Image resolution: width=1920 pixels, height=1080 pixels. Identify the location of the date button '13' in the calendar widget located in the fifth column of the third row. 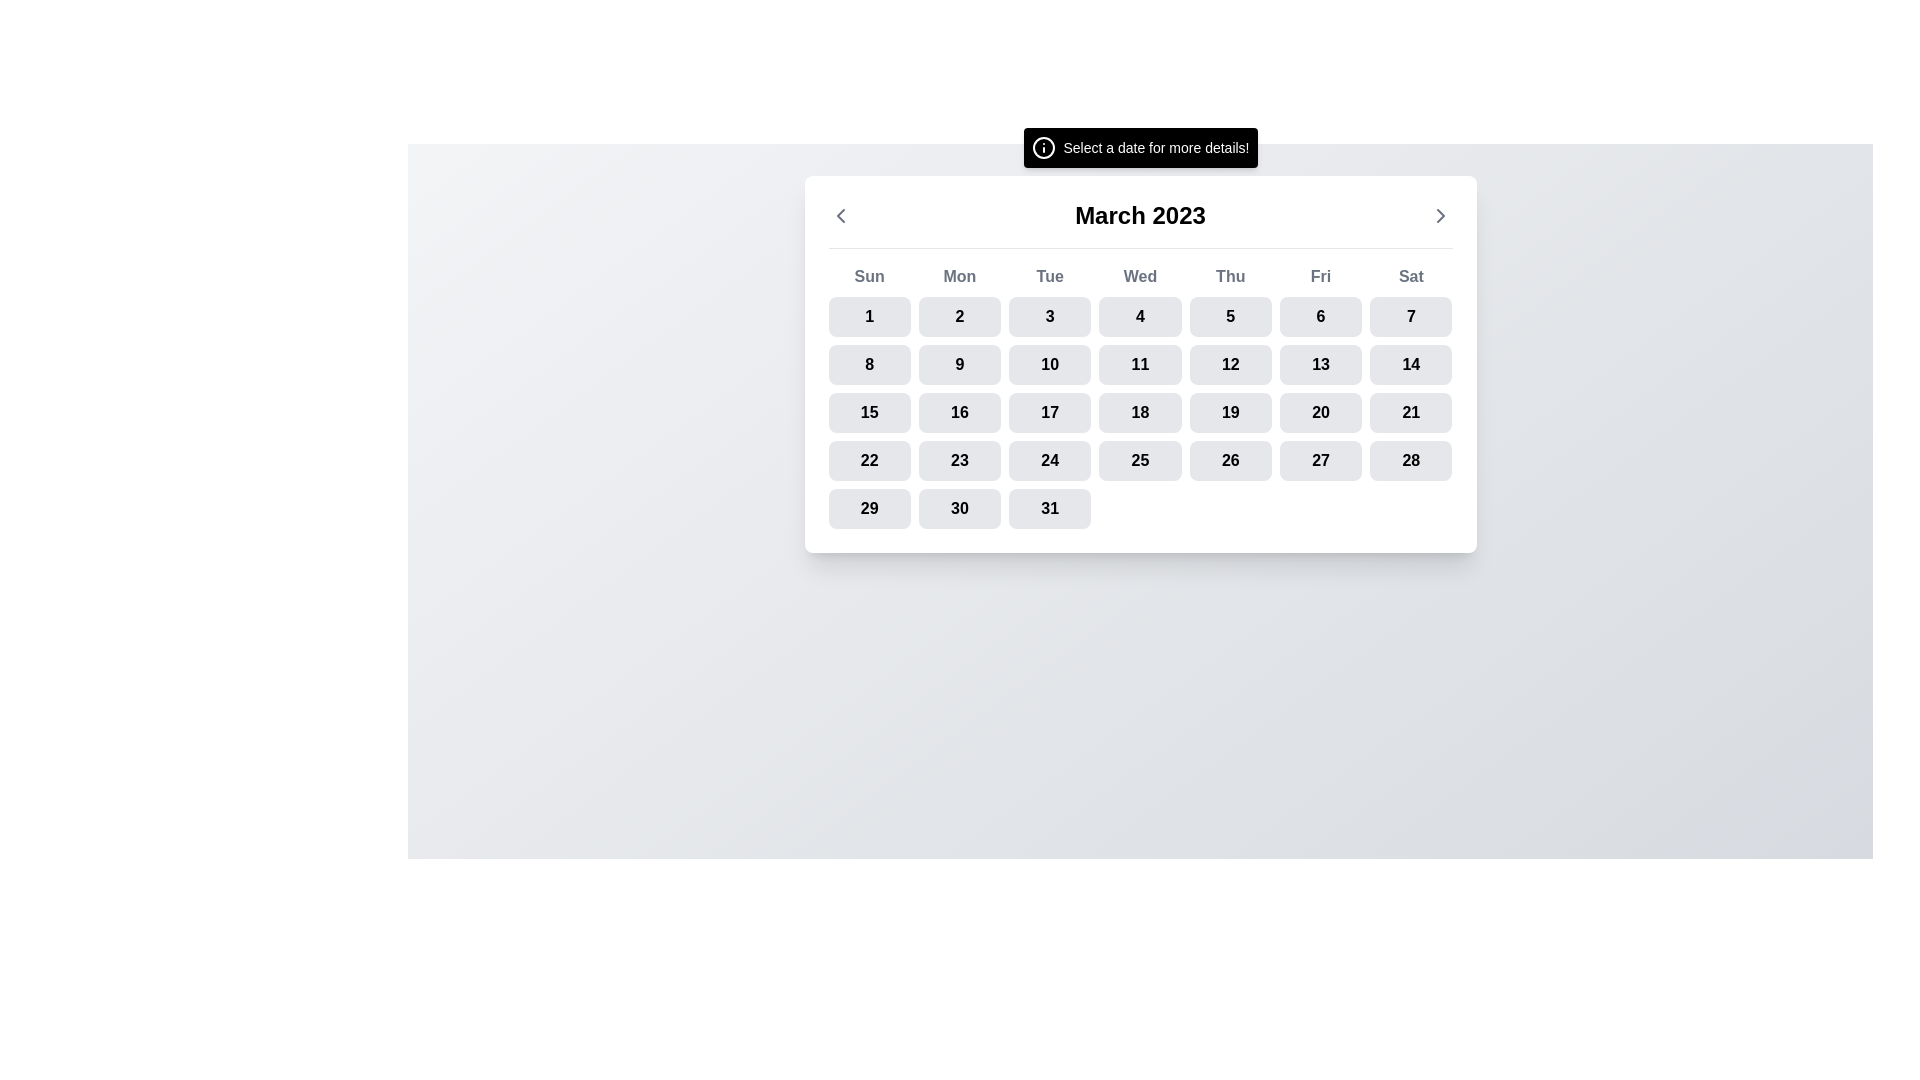
(1321, 365).